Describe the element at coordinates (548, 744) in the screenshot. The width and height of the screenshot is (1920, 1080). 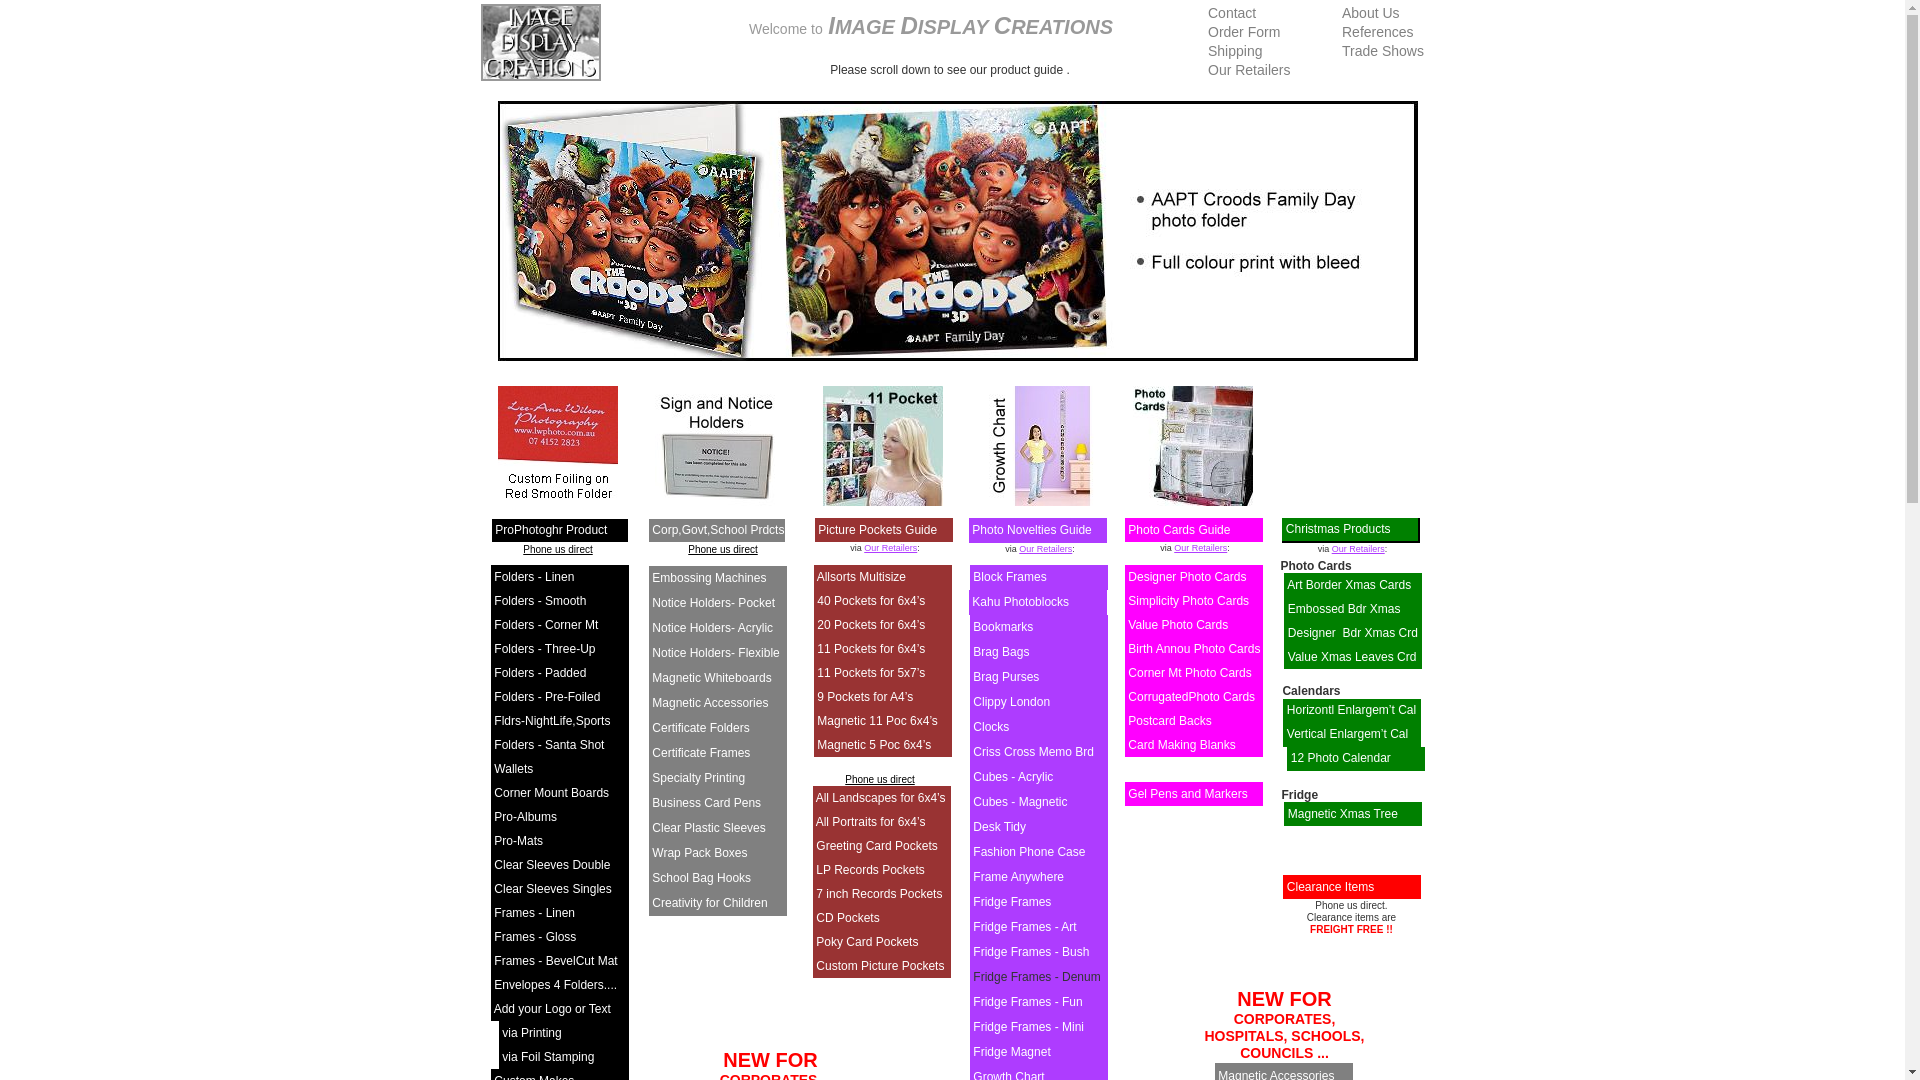
I see `'Folders - Santa Shot'` at that location.